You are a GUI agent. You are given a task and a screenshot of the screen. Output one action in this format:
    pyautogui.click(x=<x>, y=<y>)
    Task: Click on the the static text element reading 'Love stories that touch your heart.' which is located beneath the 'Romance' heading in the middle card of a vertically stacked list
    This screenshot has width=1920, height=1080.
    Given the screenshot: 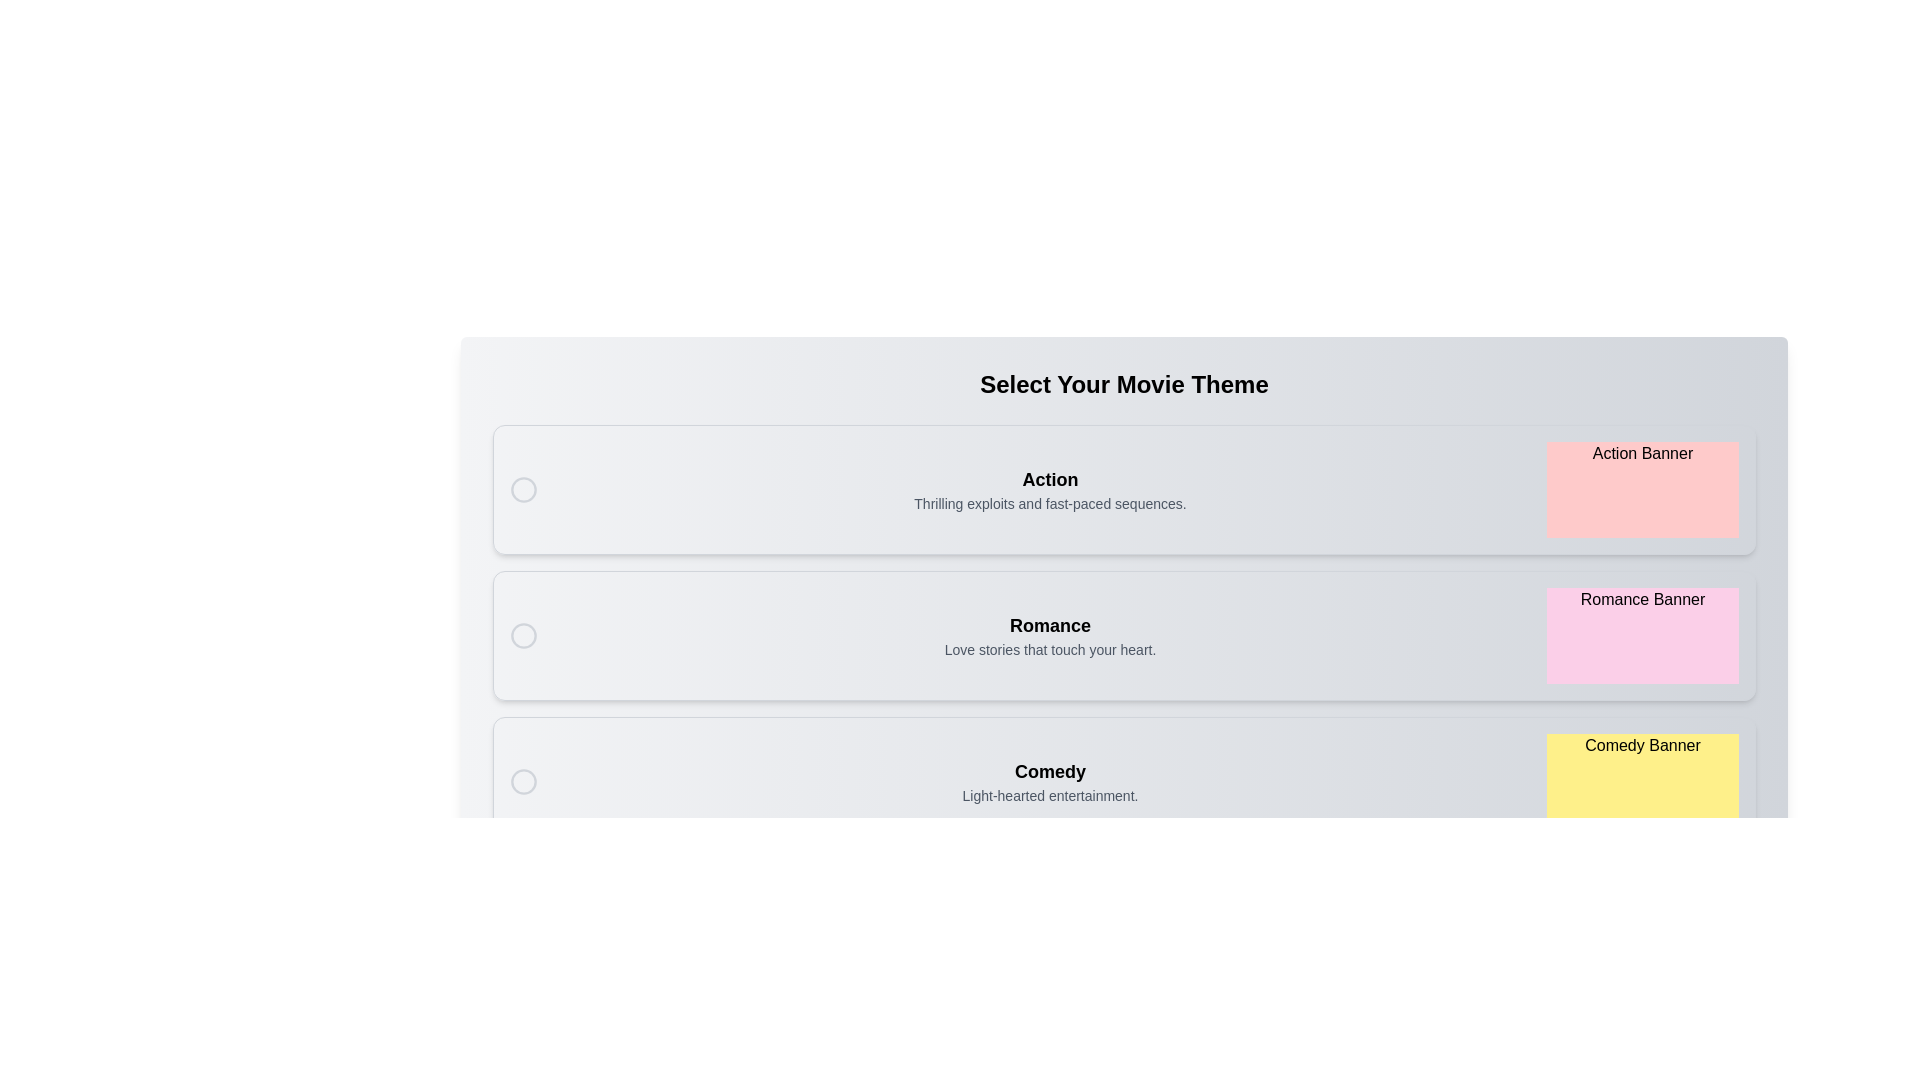 What is the action you would take?
    pyautogui.click(x=1049, y=650)
    